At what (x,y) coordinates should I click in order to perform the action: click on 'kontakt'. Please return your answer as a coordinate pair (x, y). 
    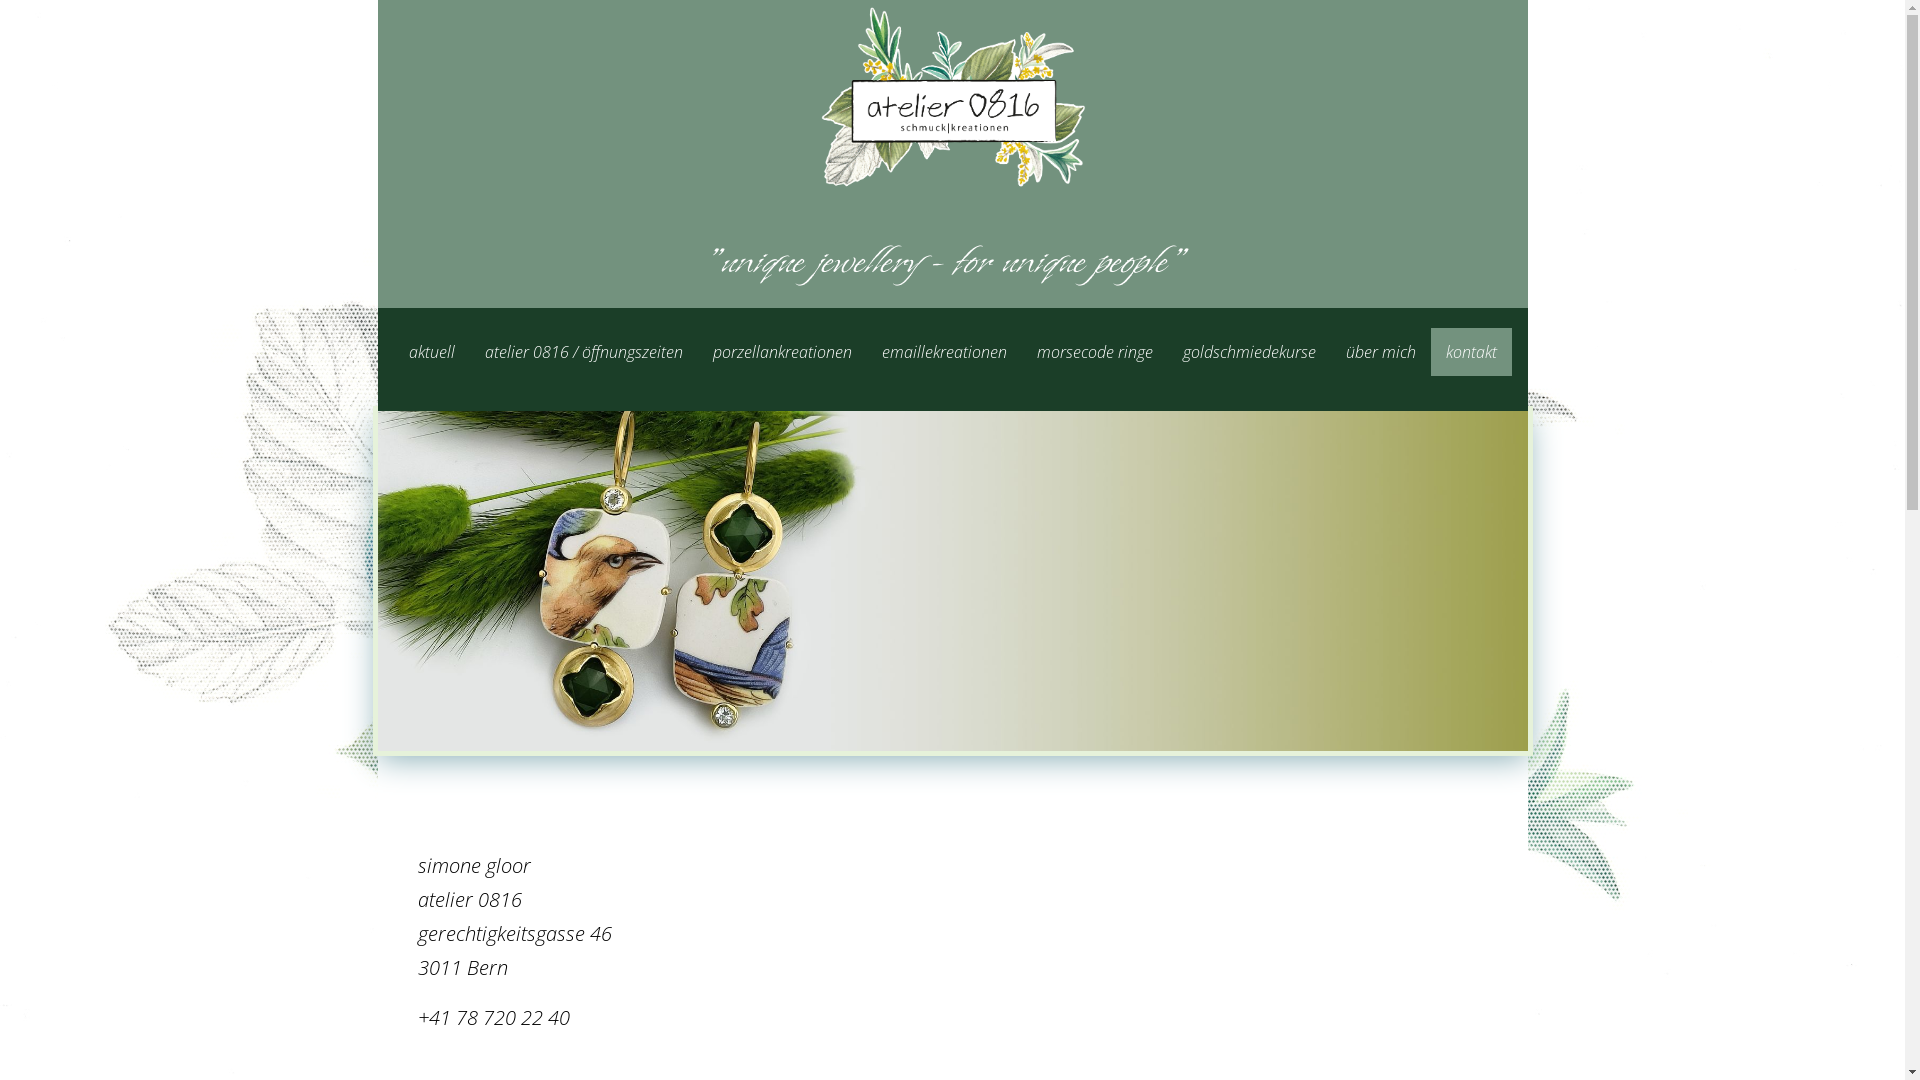
    Looking at the image, I should click on (1470, 350).